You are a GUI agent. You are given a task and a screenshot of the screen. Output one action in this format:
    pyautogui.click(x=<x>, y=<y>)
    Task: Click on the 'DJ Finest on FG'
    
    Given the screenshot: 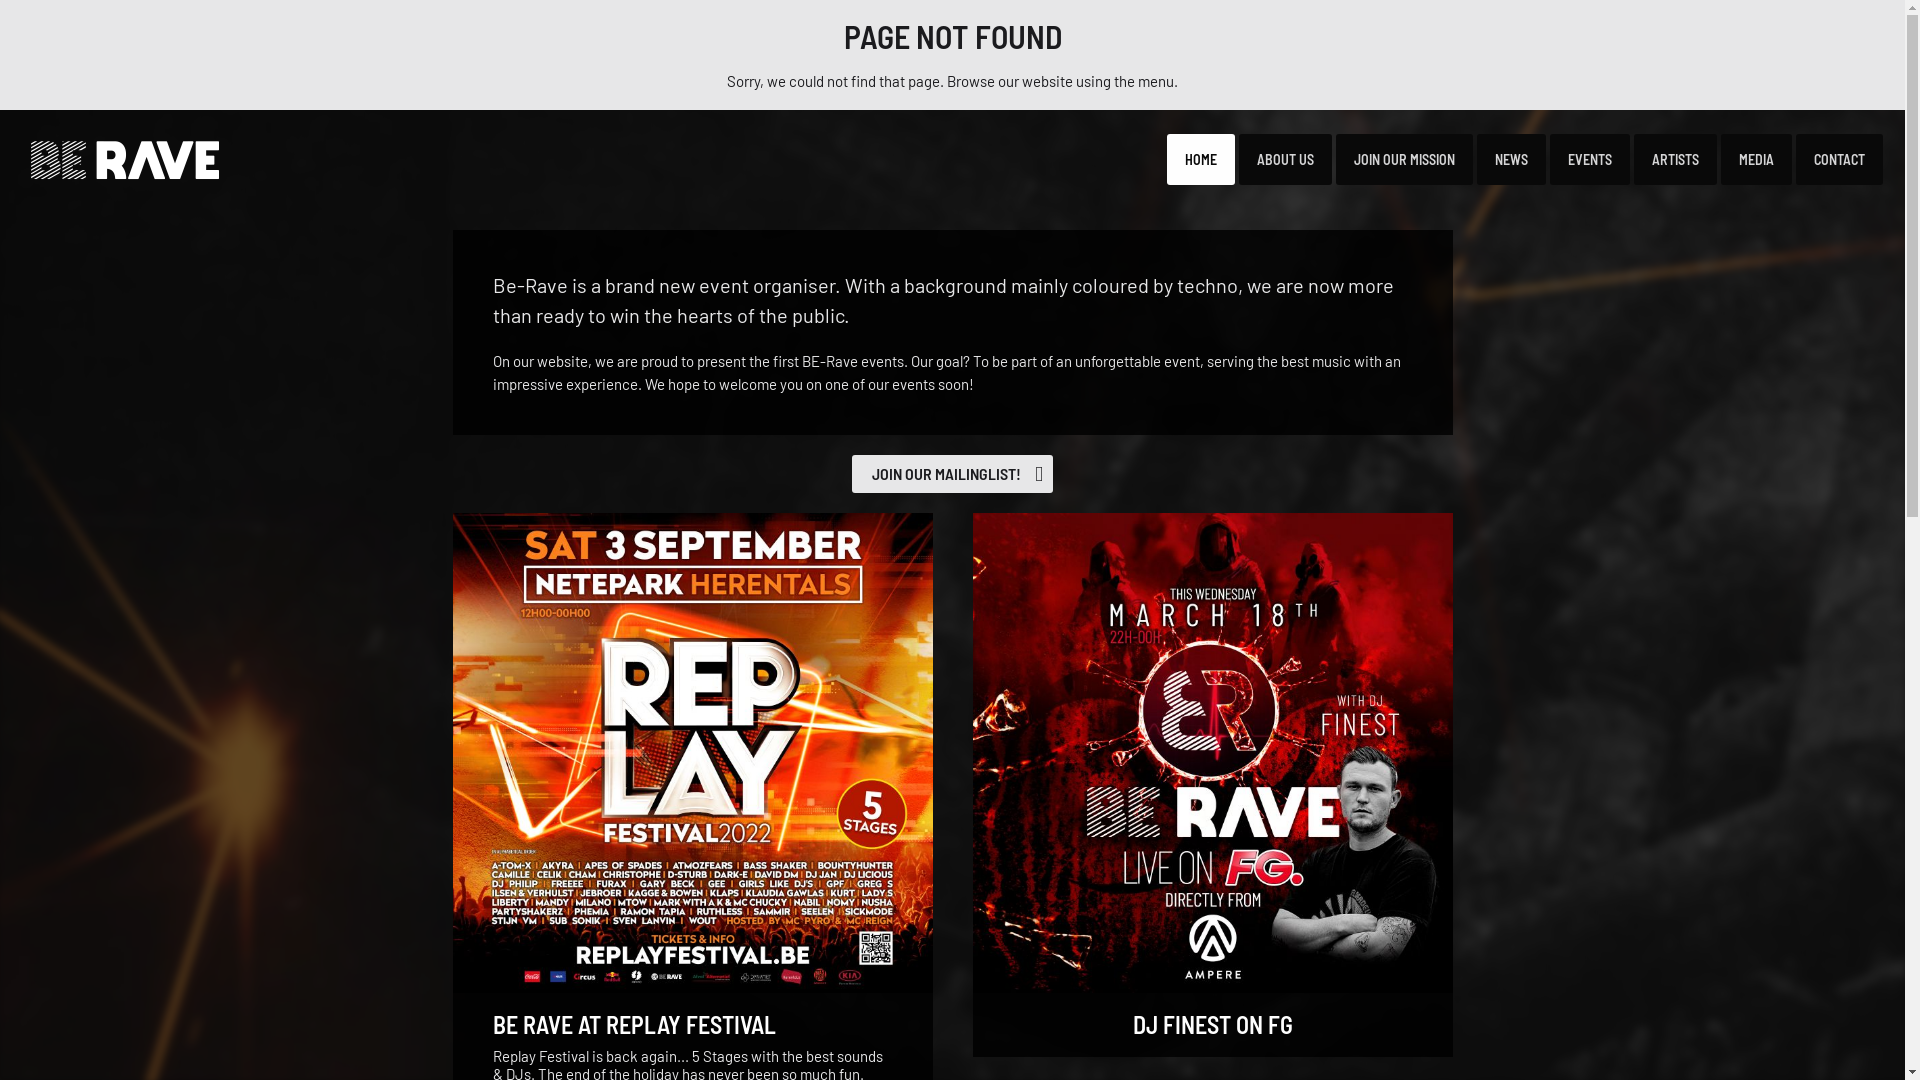 What is the action you would take?
    pyautogui.click(x=1210, y=752)
    